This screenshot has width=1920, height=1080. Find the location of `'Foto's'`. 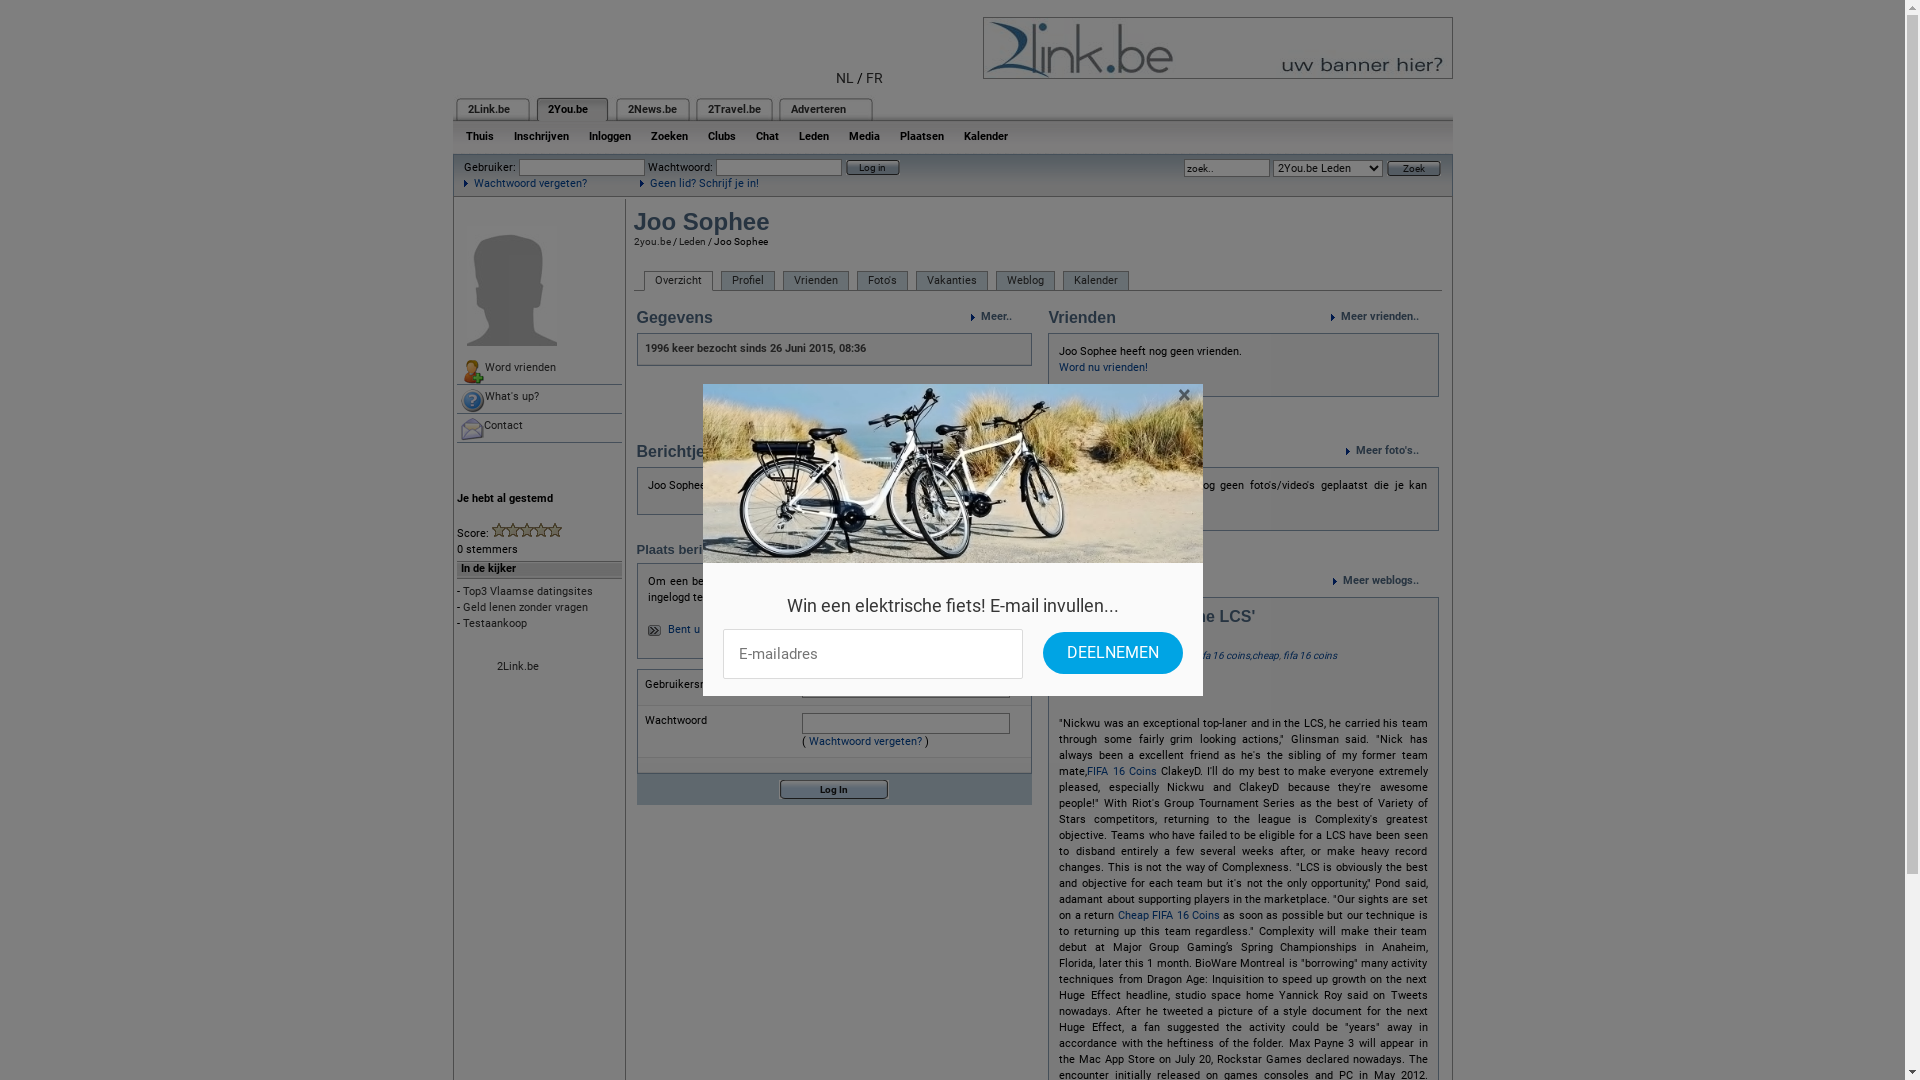

'Foto's' is located at coordinates (880, 281).